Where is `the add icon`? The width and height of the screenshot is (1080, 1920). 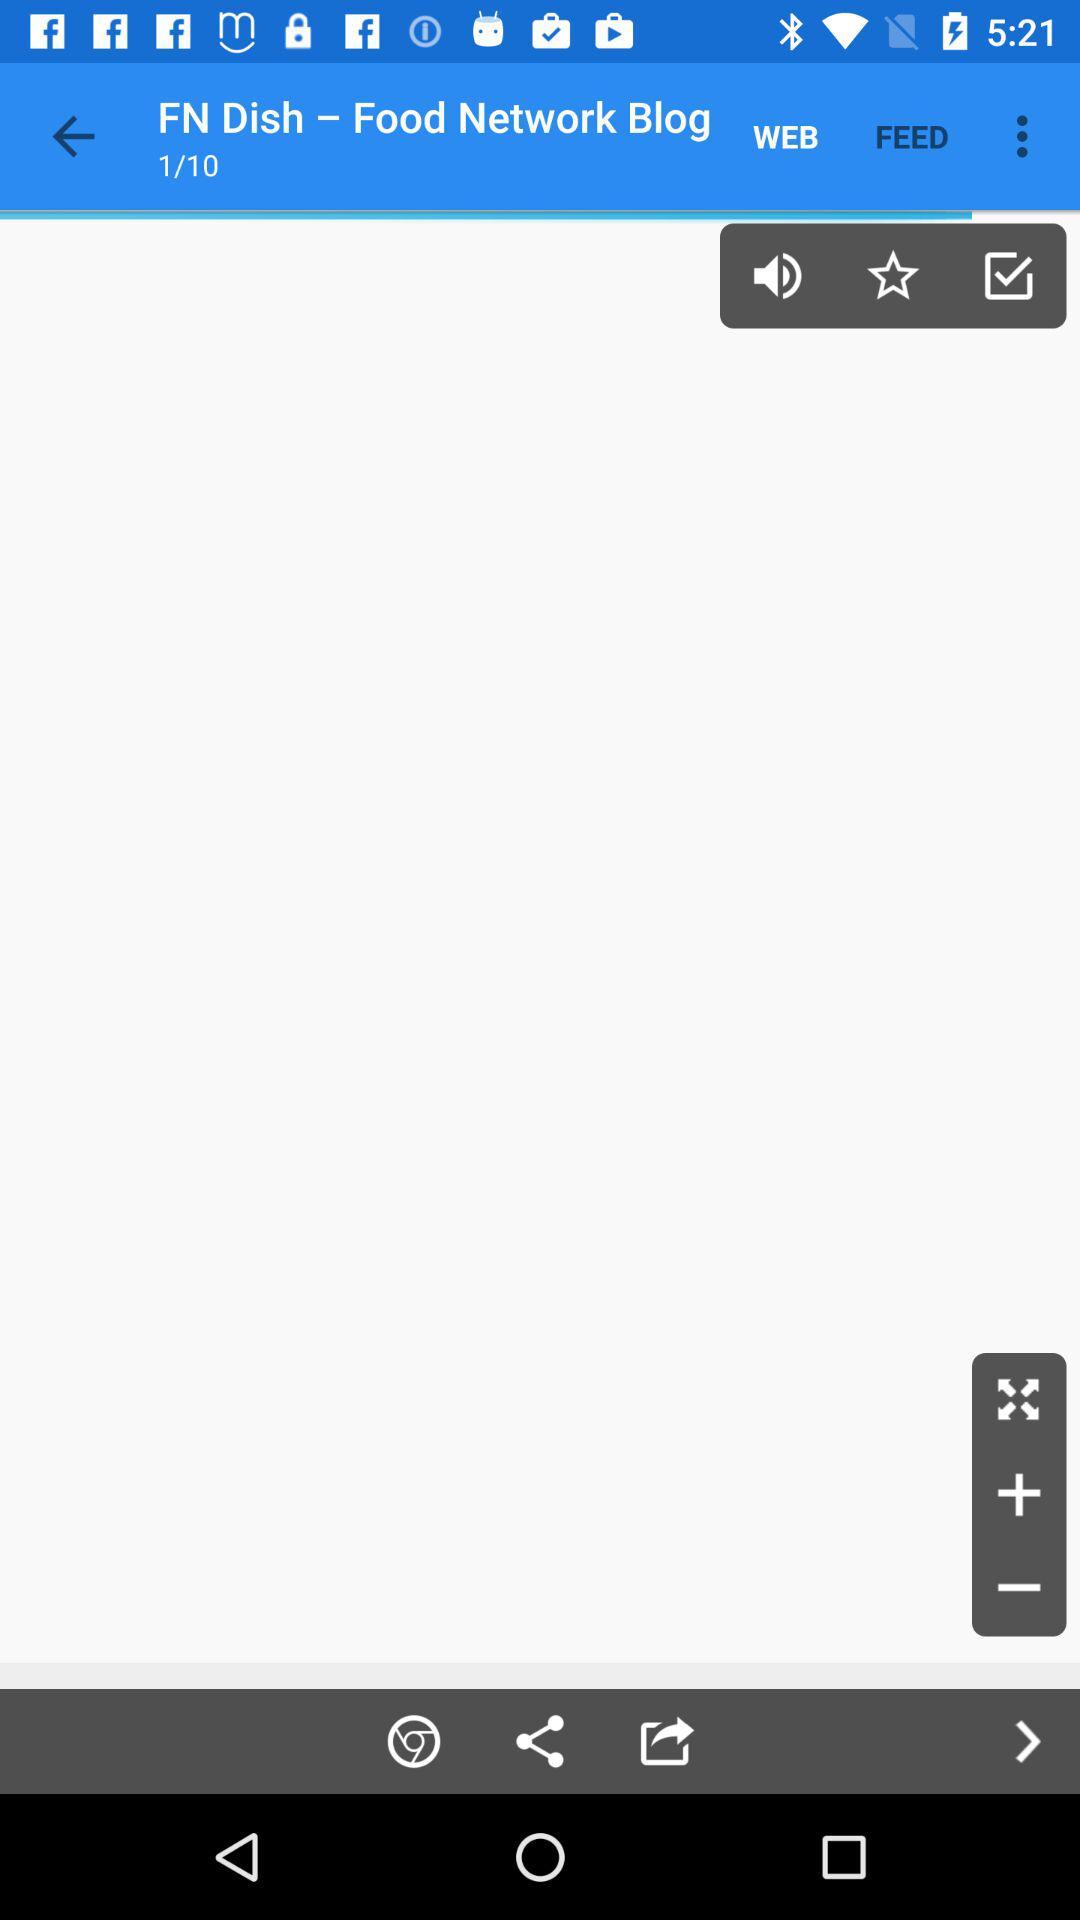
the add icon is located at coordinates (1019, 1494).